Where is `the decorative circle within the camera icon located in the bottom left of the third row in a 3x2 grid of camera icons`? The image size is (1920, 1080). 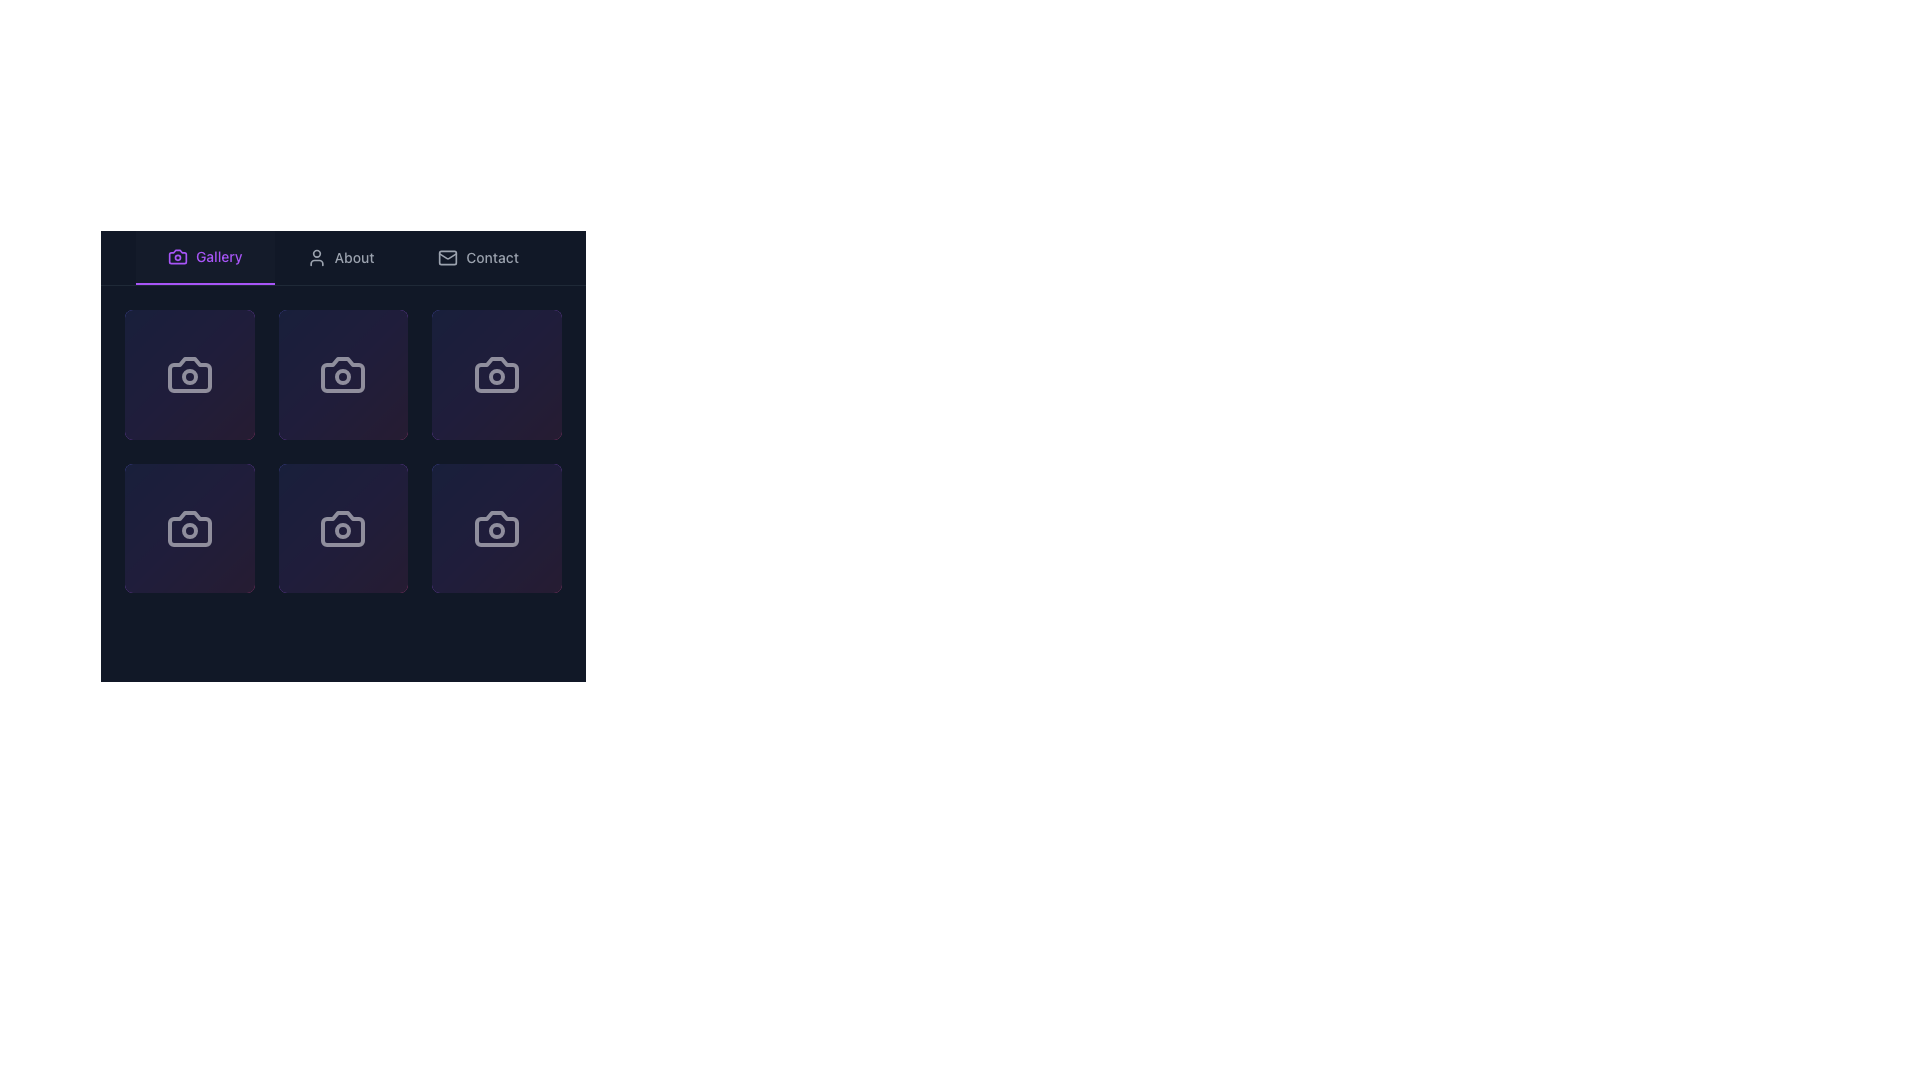
the decorative circle within the camera icon located in the bottom left of the third row in a 3x2 grid of camera icons is located at coordinates (189, 529).